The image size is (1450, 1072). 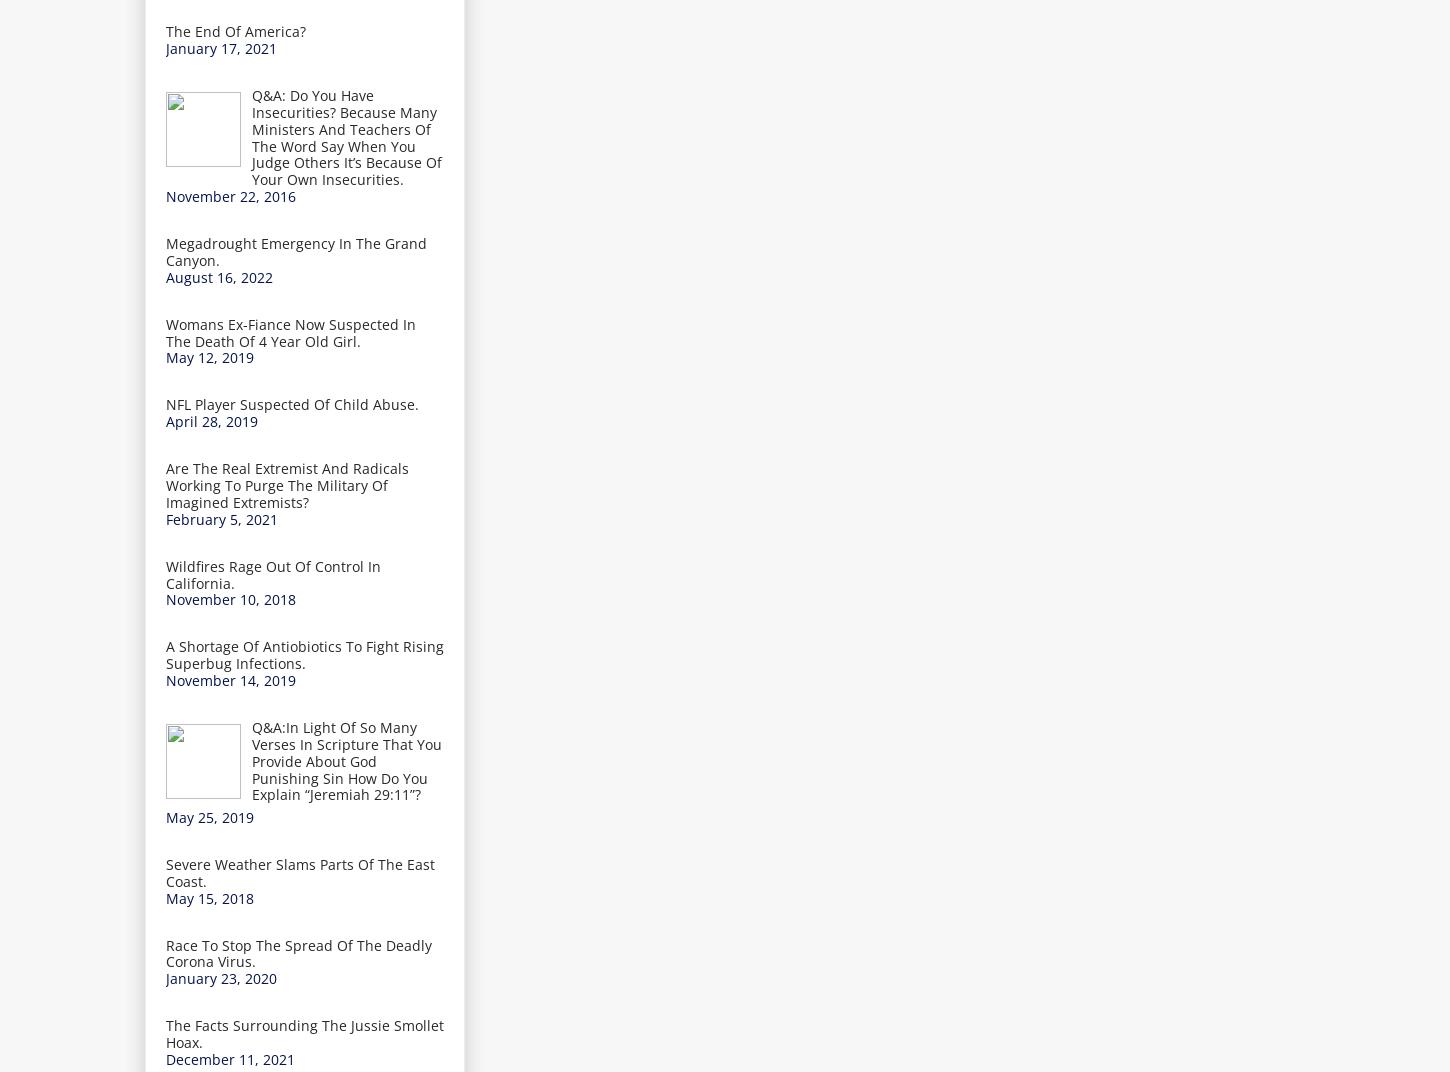 I want to click on 'May 15, 2018', so click(x=208, y=897).